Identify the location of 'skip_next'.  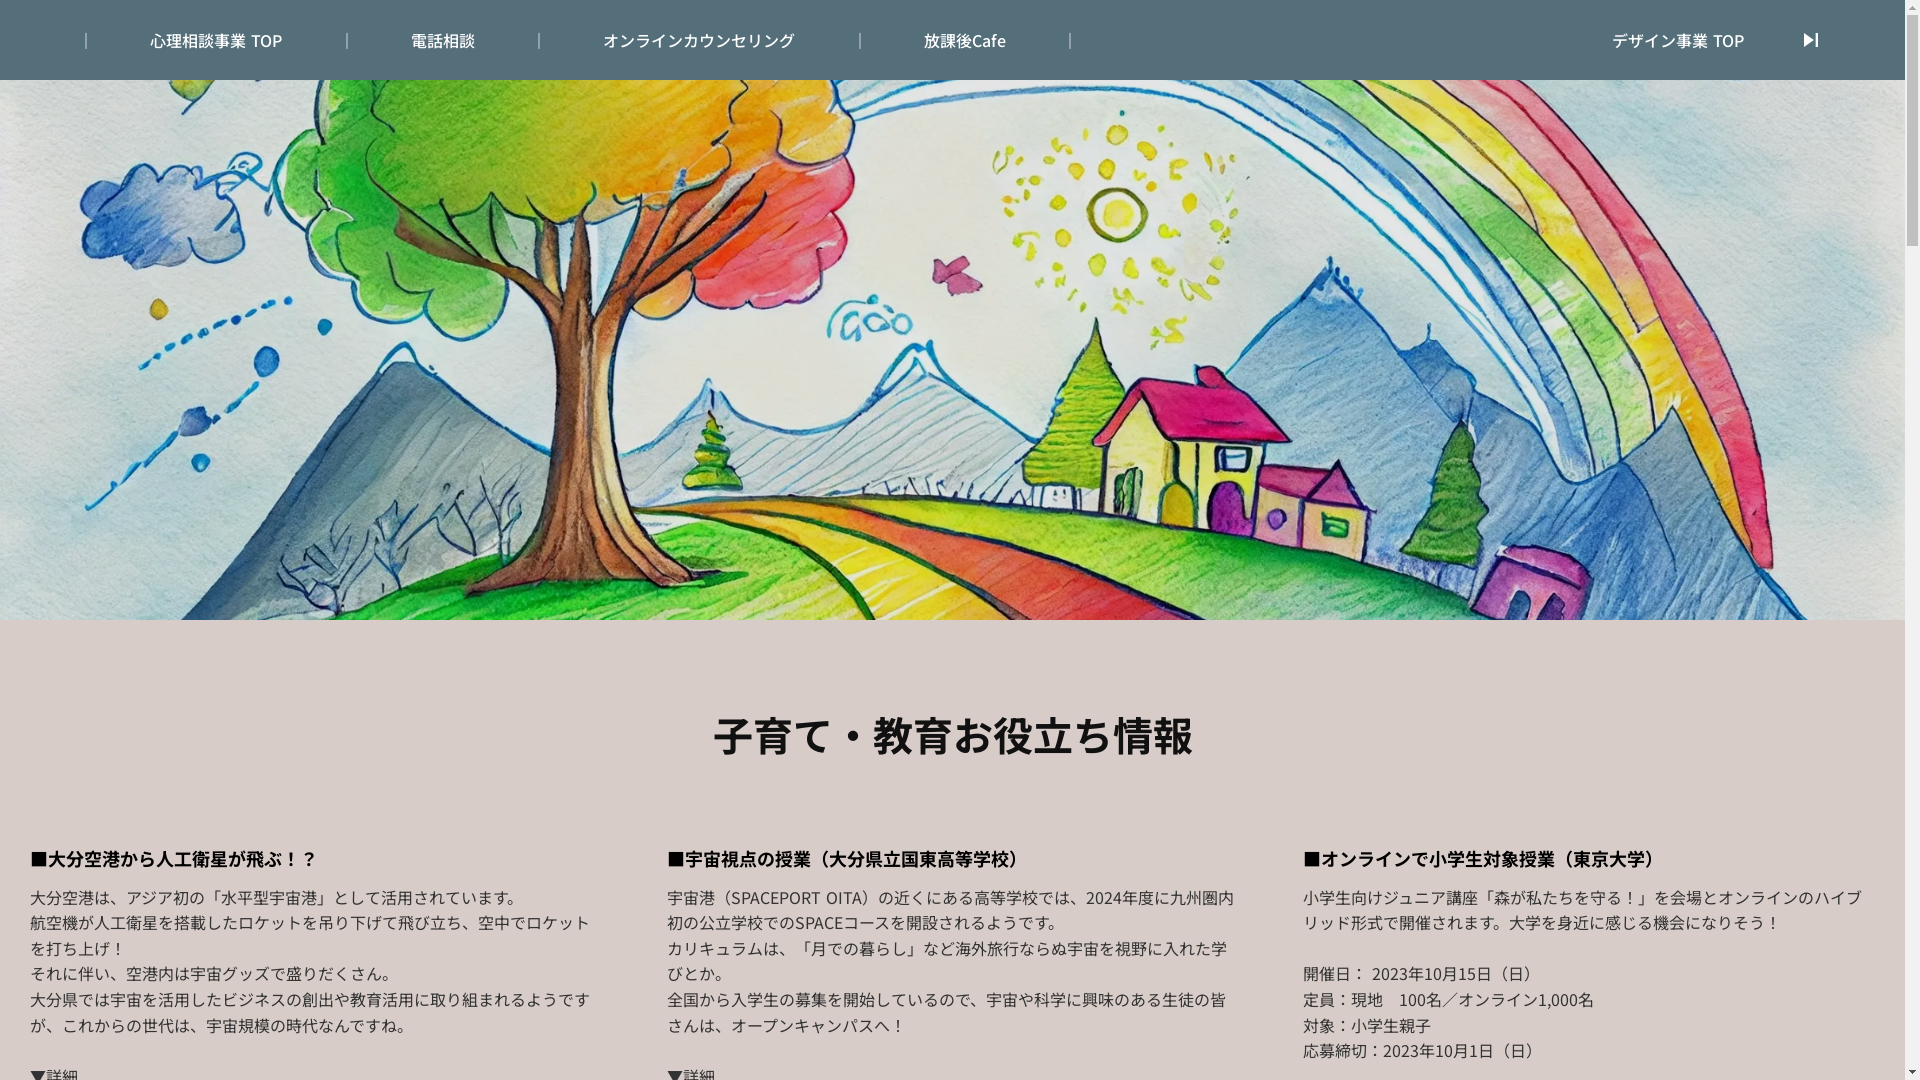
(1810, 39).